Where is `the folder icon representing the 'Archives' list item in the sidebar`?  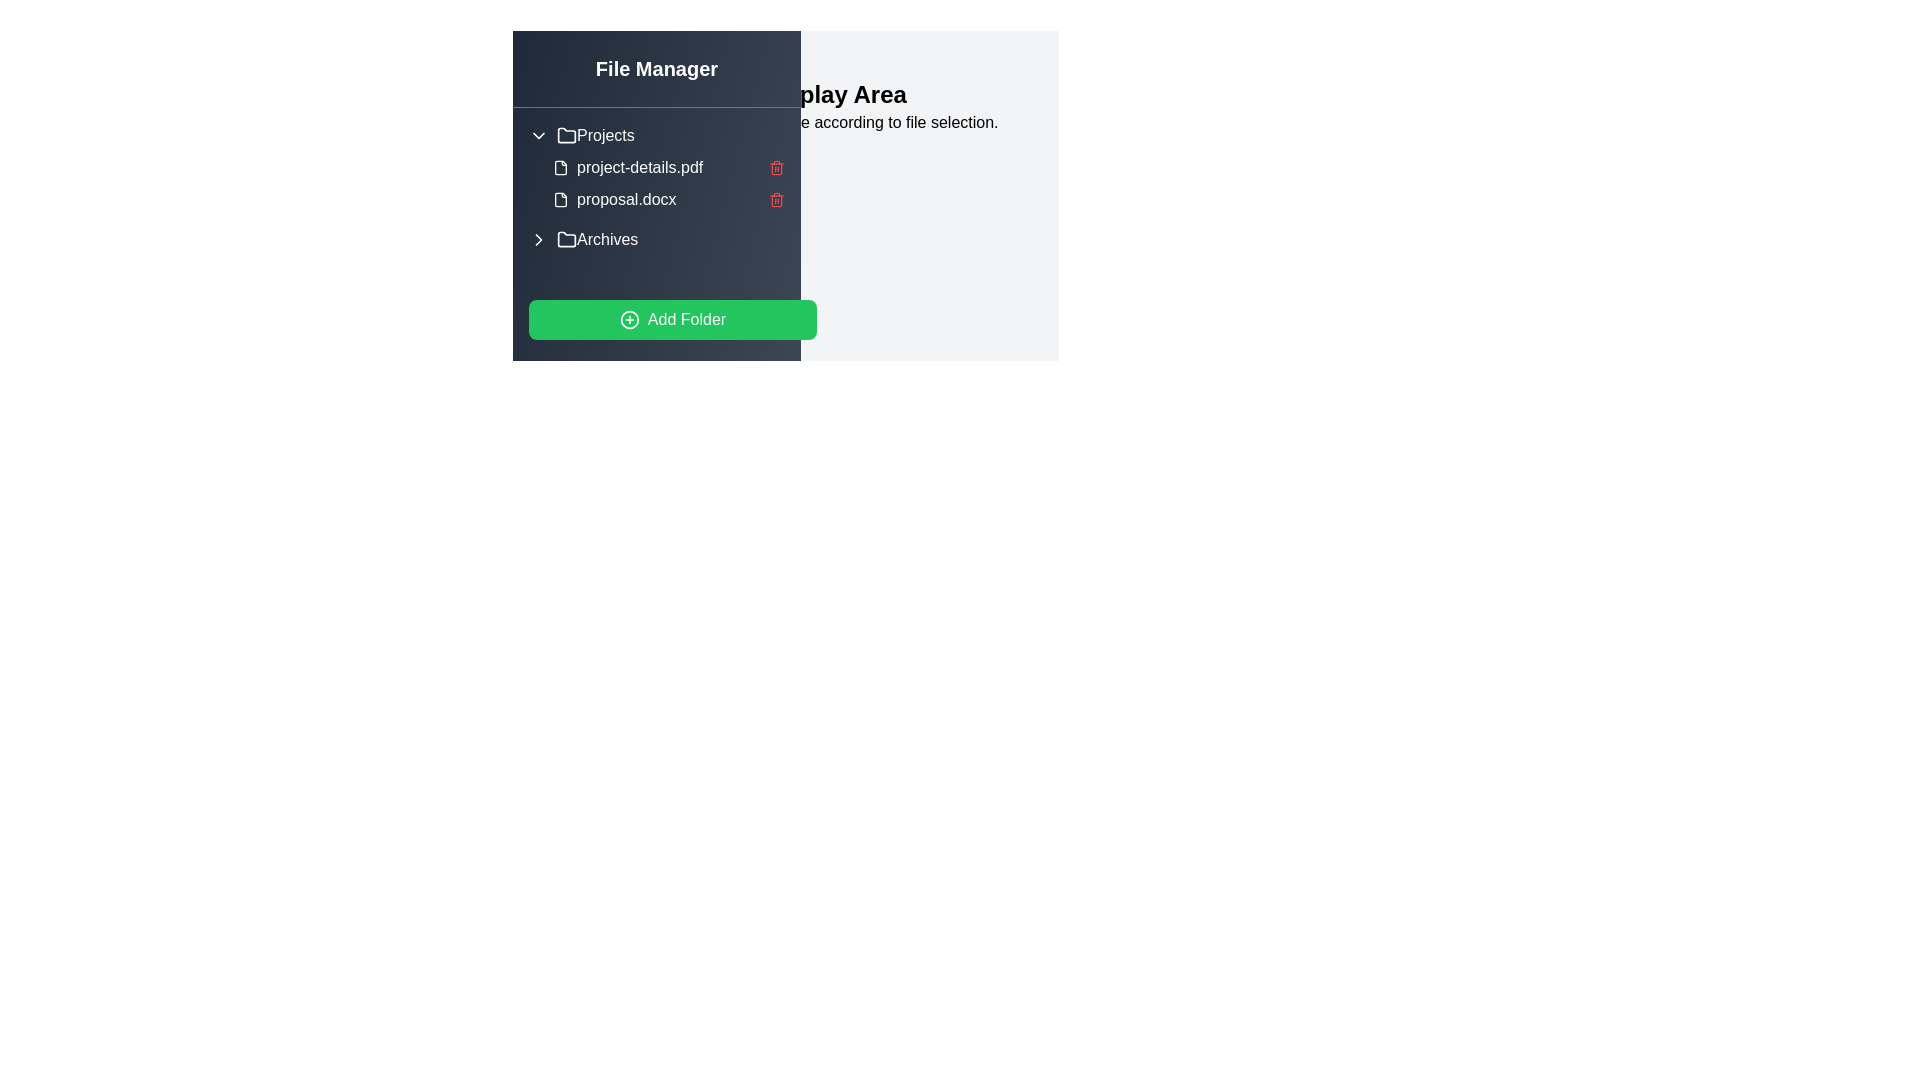
the folder icon representing the 'Archives' list item in the sidebar is located at coordinates (565, 238).